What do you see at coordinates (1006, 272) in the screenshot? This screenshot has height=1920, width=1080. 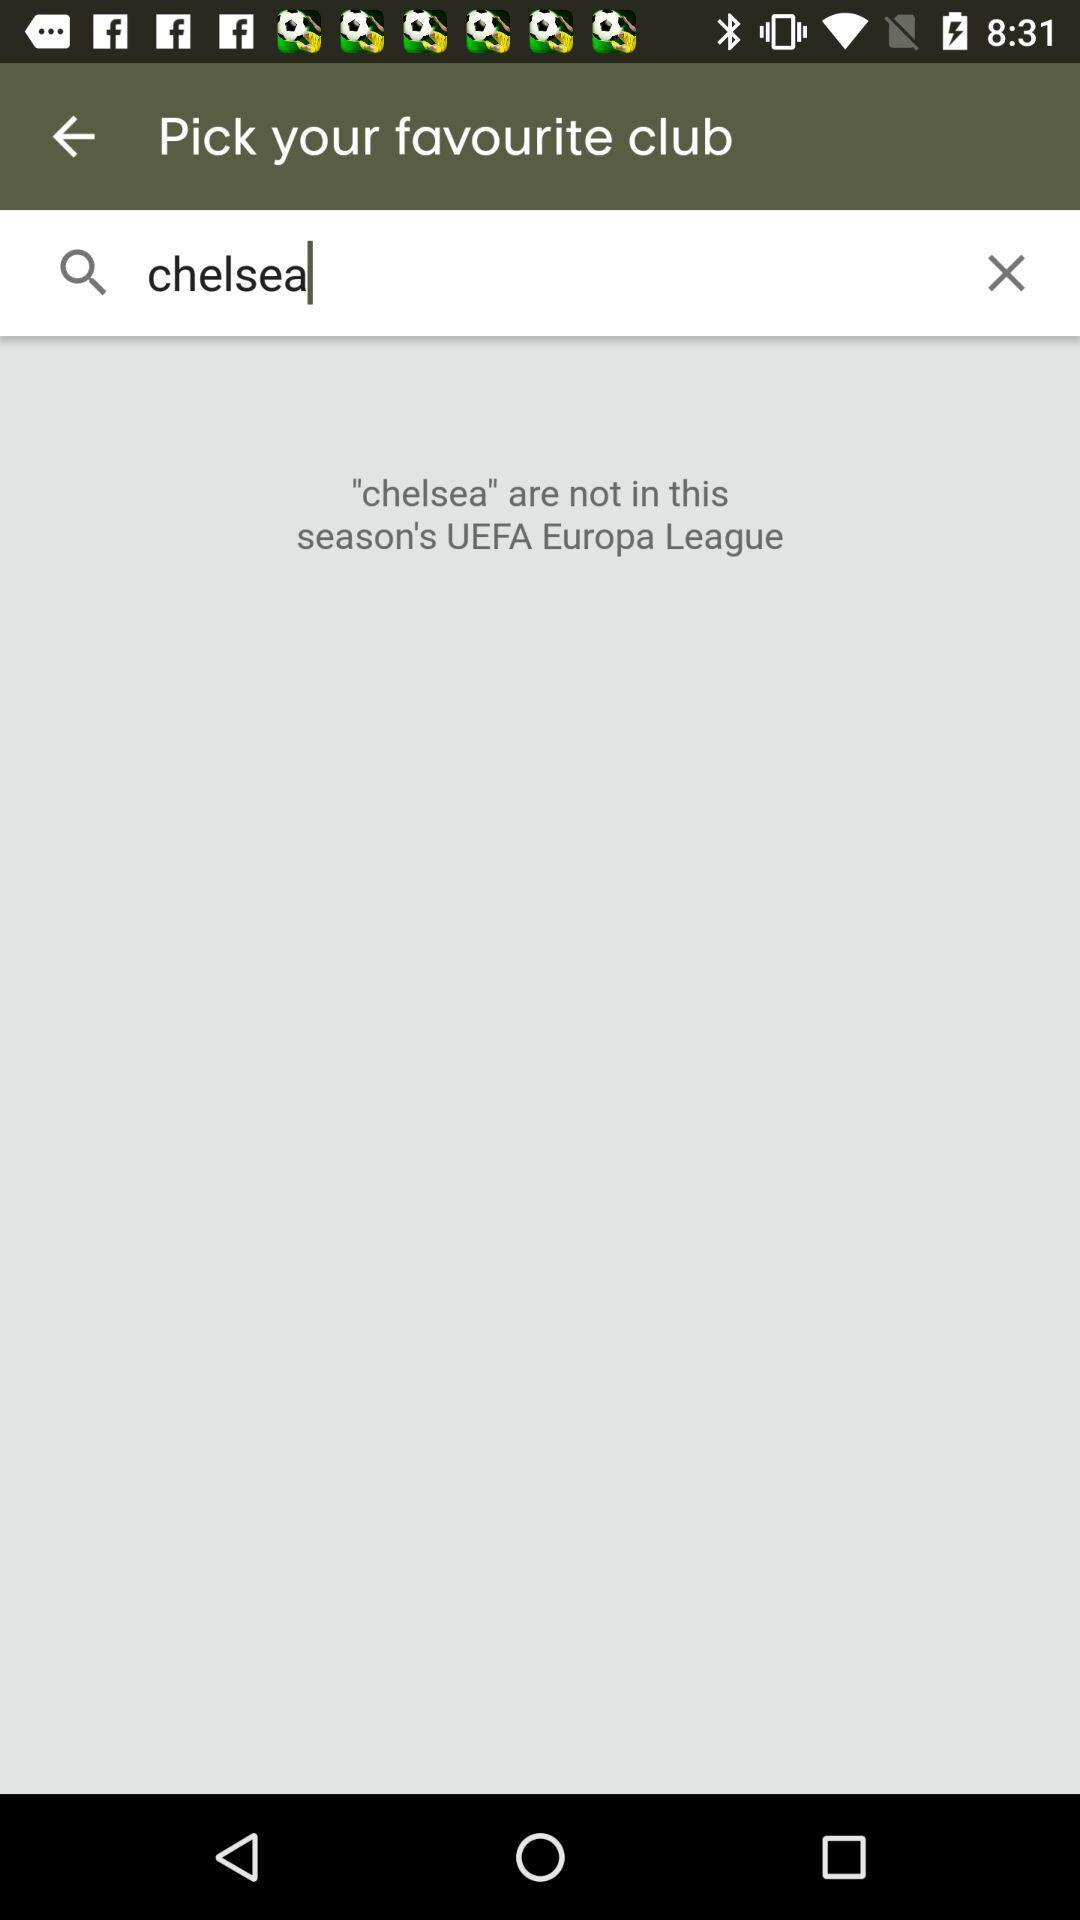 I see `icon above chelsea are not` at bounding box center [1006, 272].